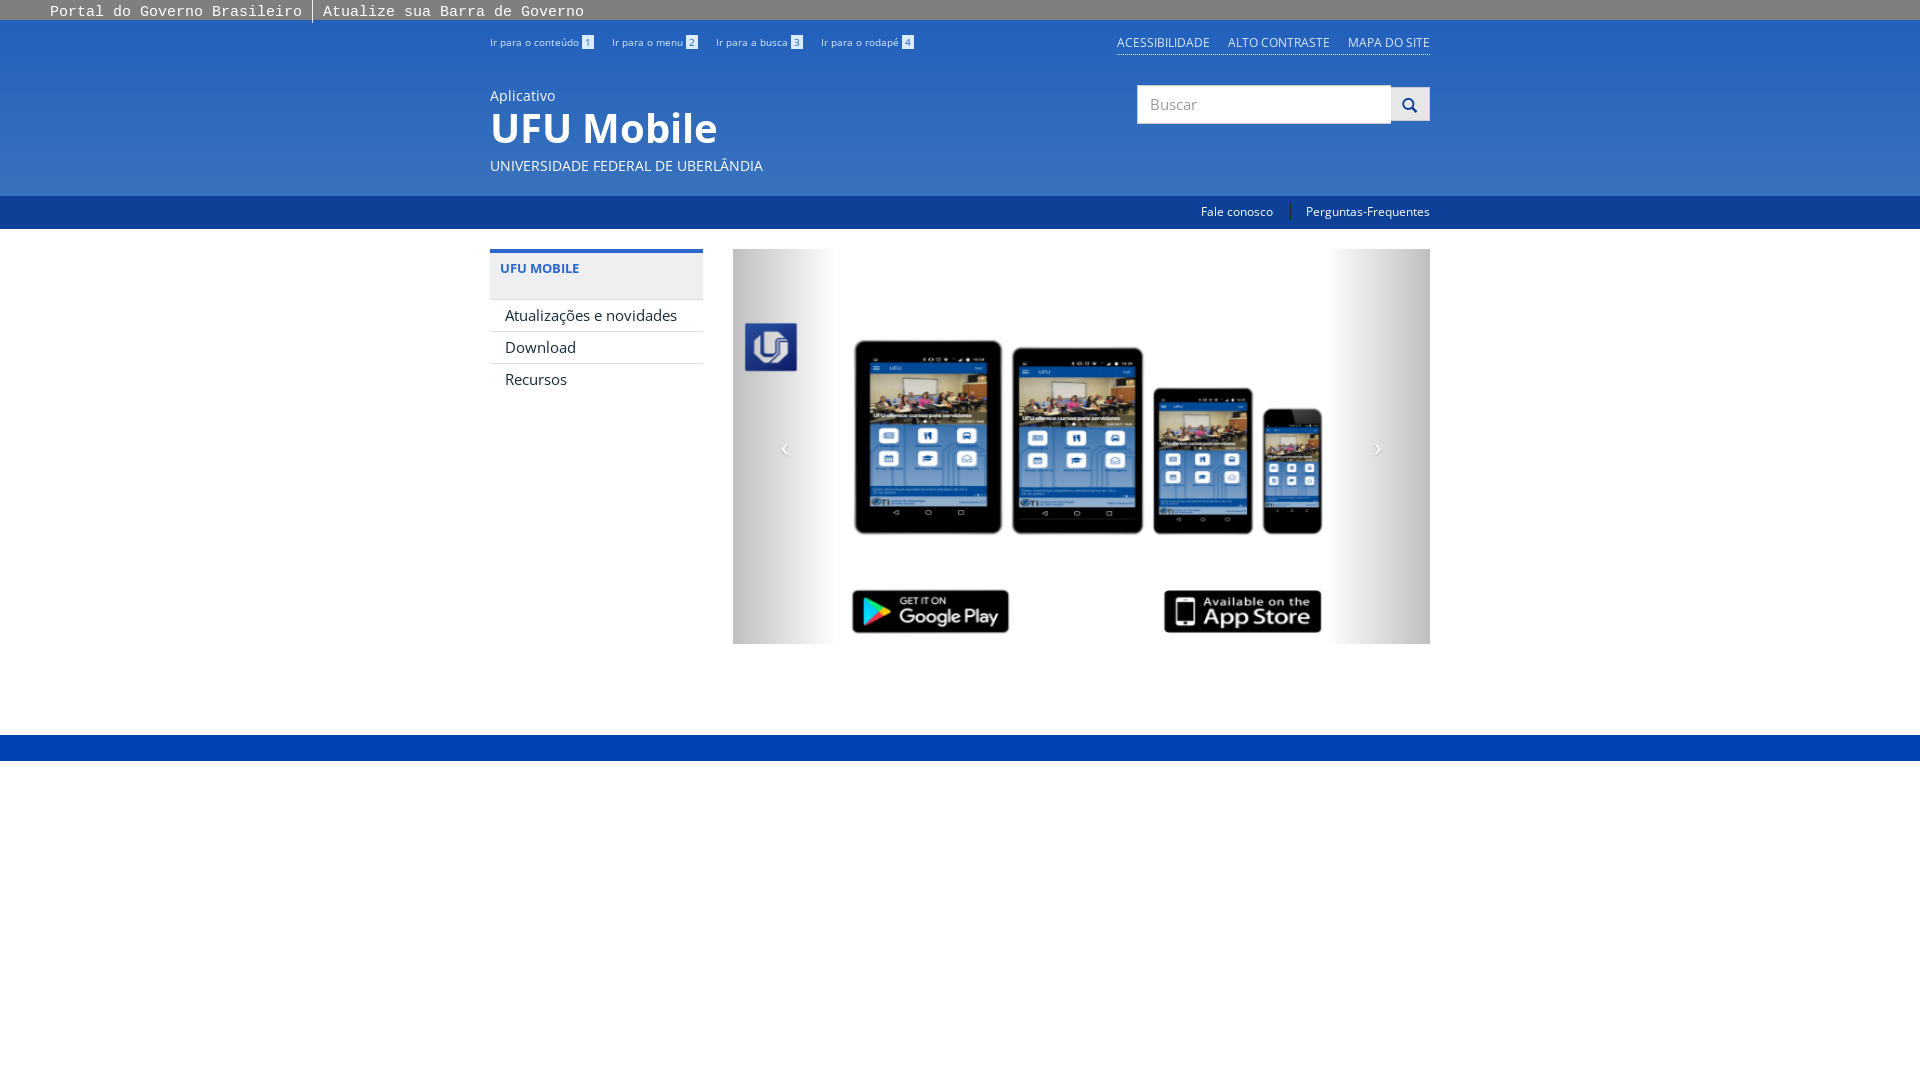 The width and height of the screenshot is (1920, 1080). What do you see at coordinates (595, 379) in the screenshot?
I see `'Recursos'` at bounding box center [595, 379].